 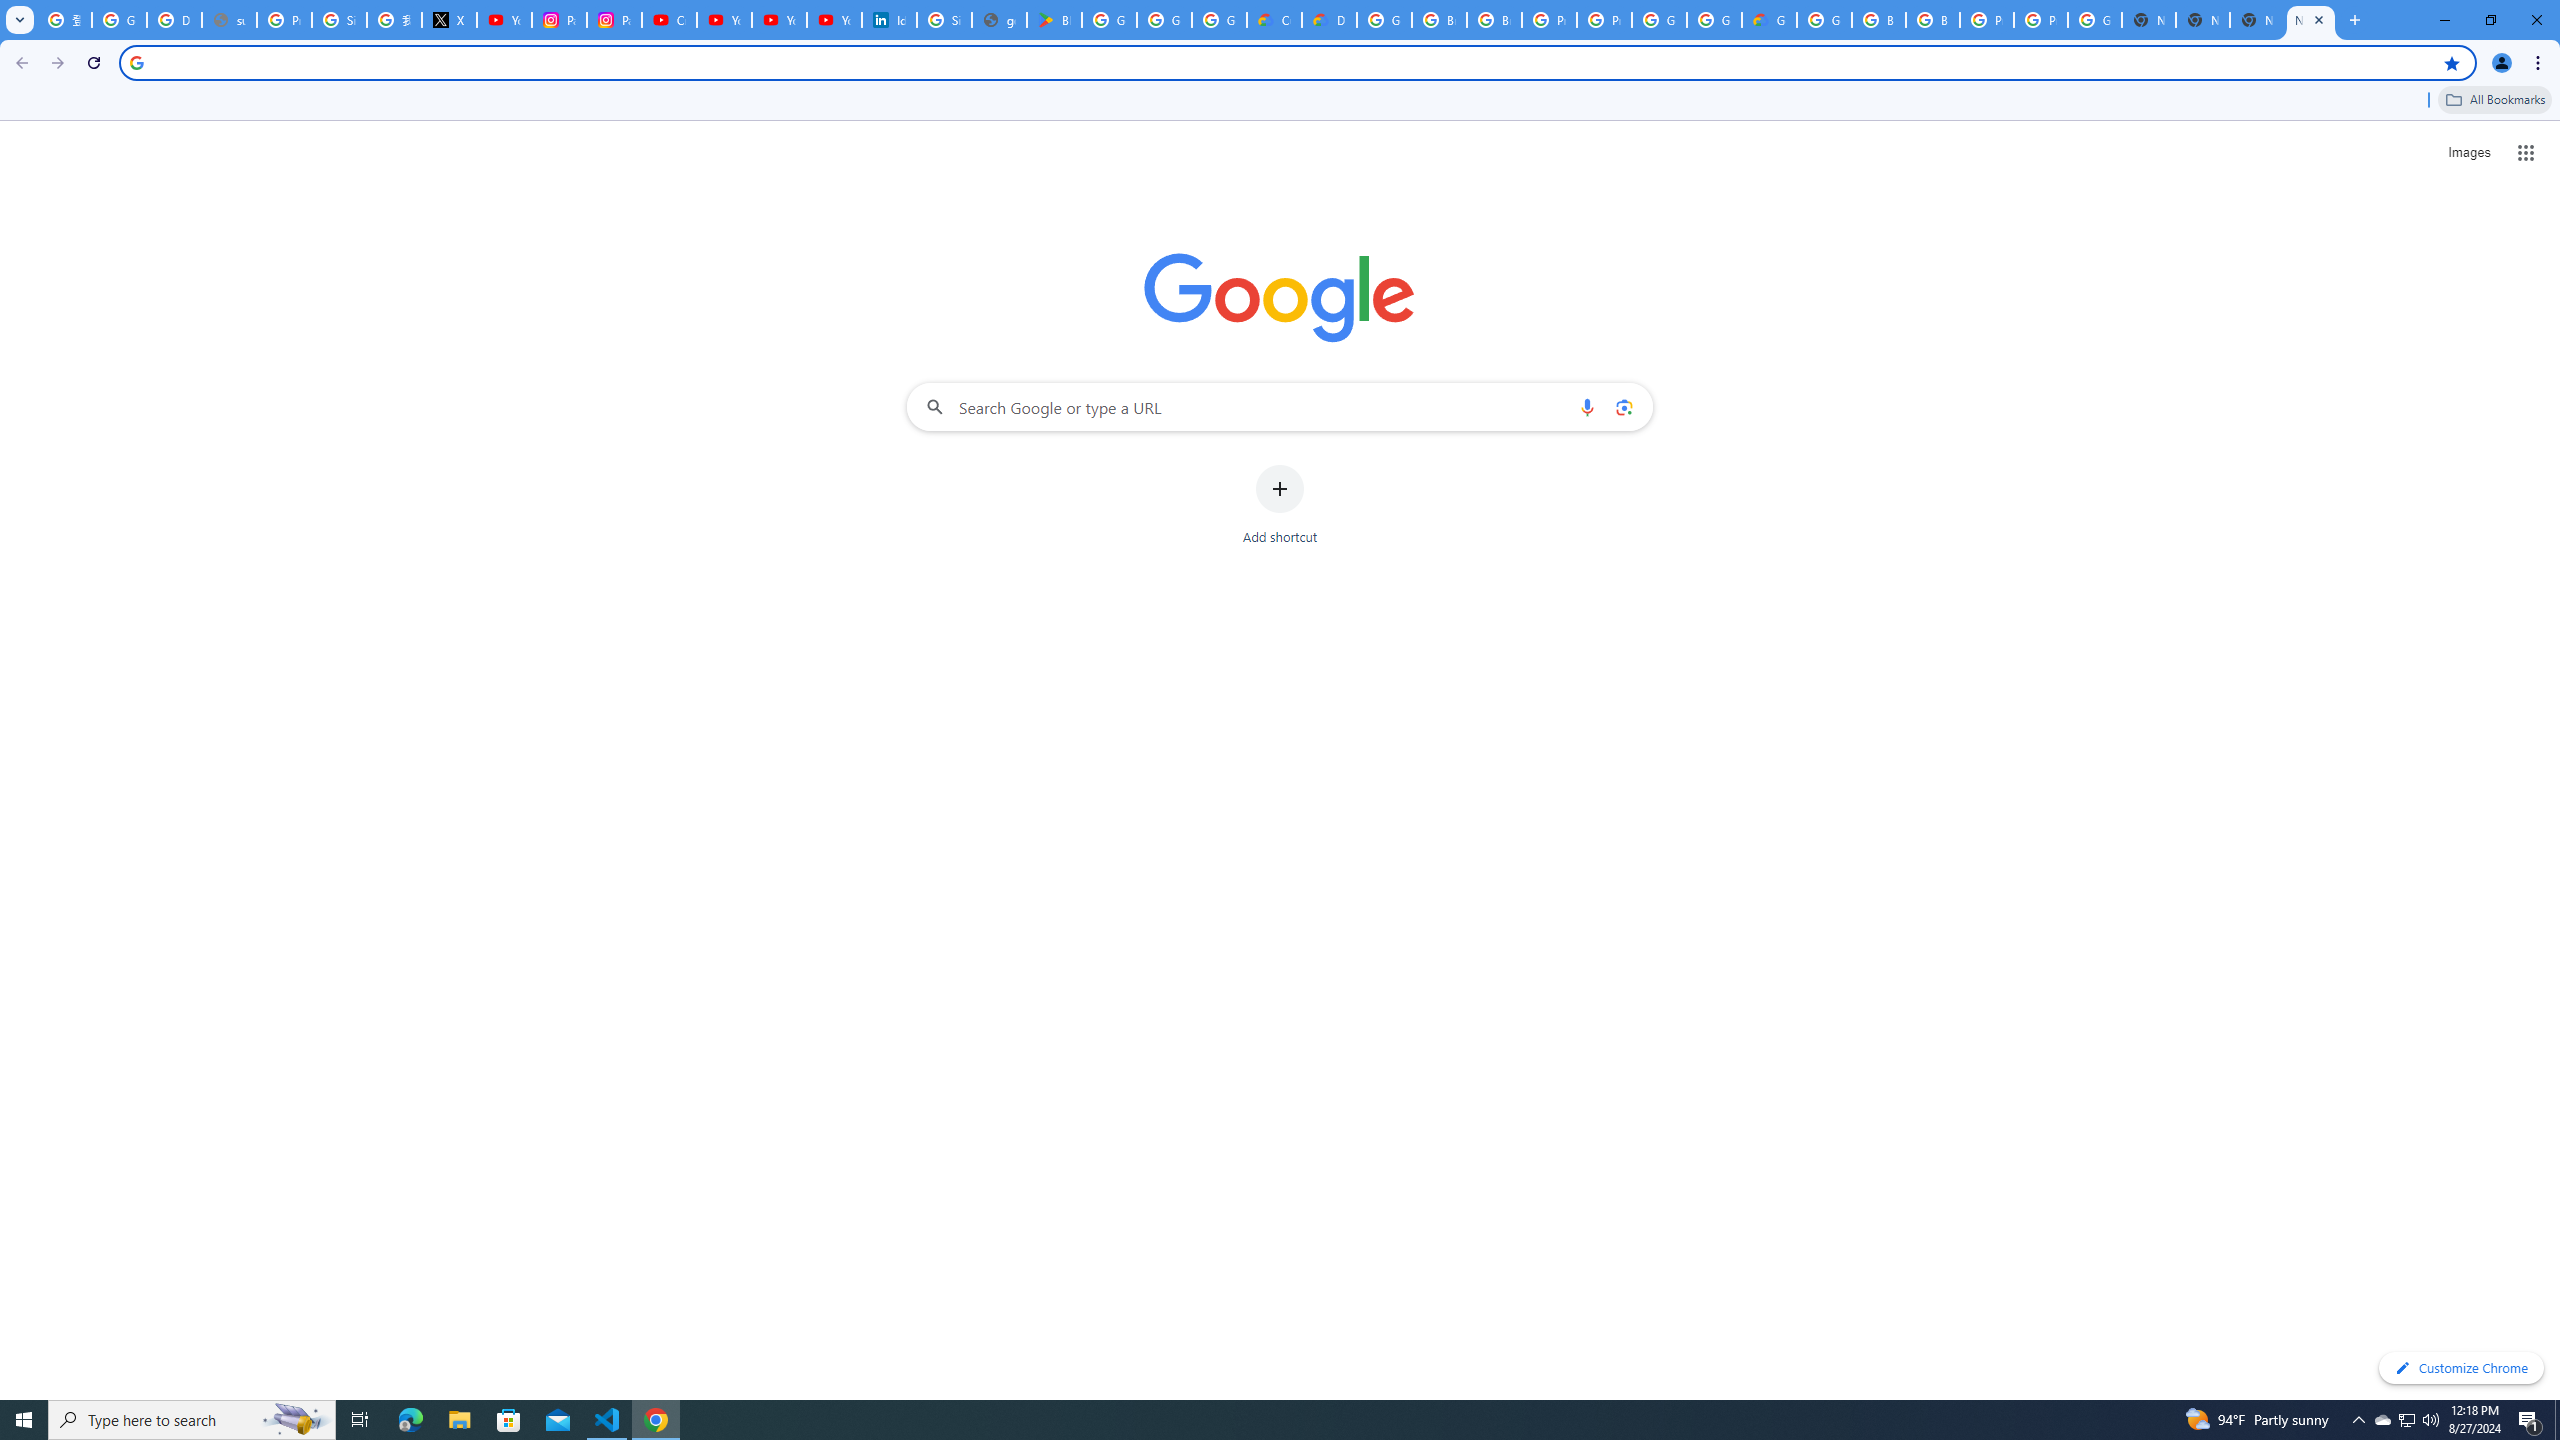 I want to click on 'Google Cloud Platform', so click(x=1712, y=19).